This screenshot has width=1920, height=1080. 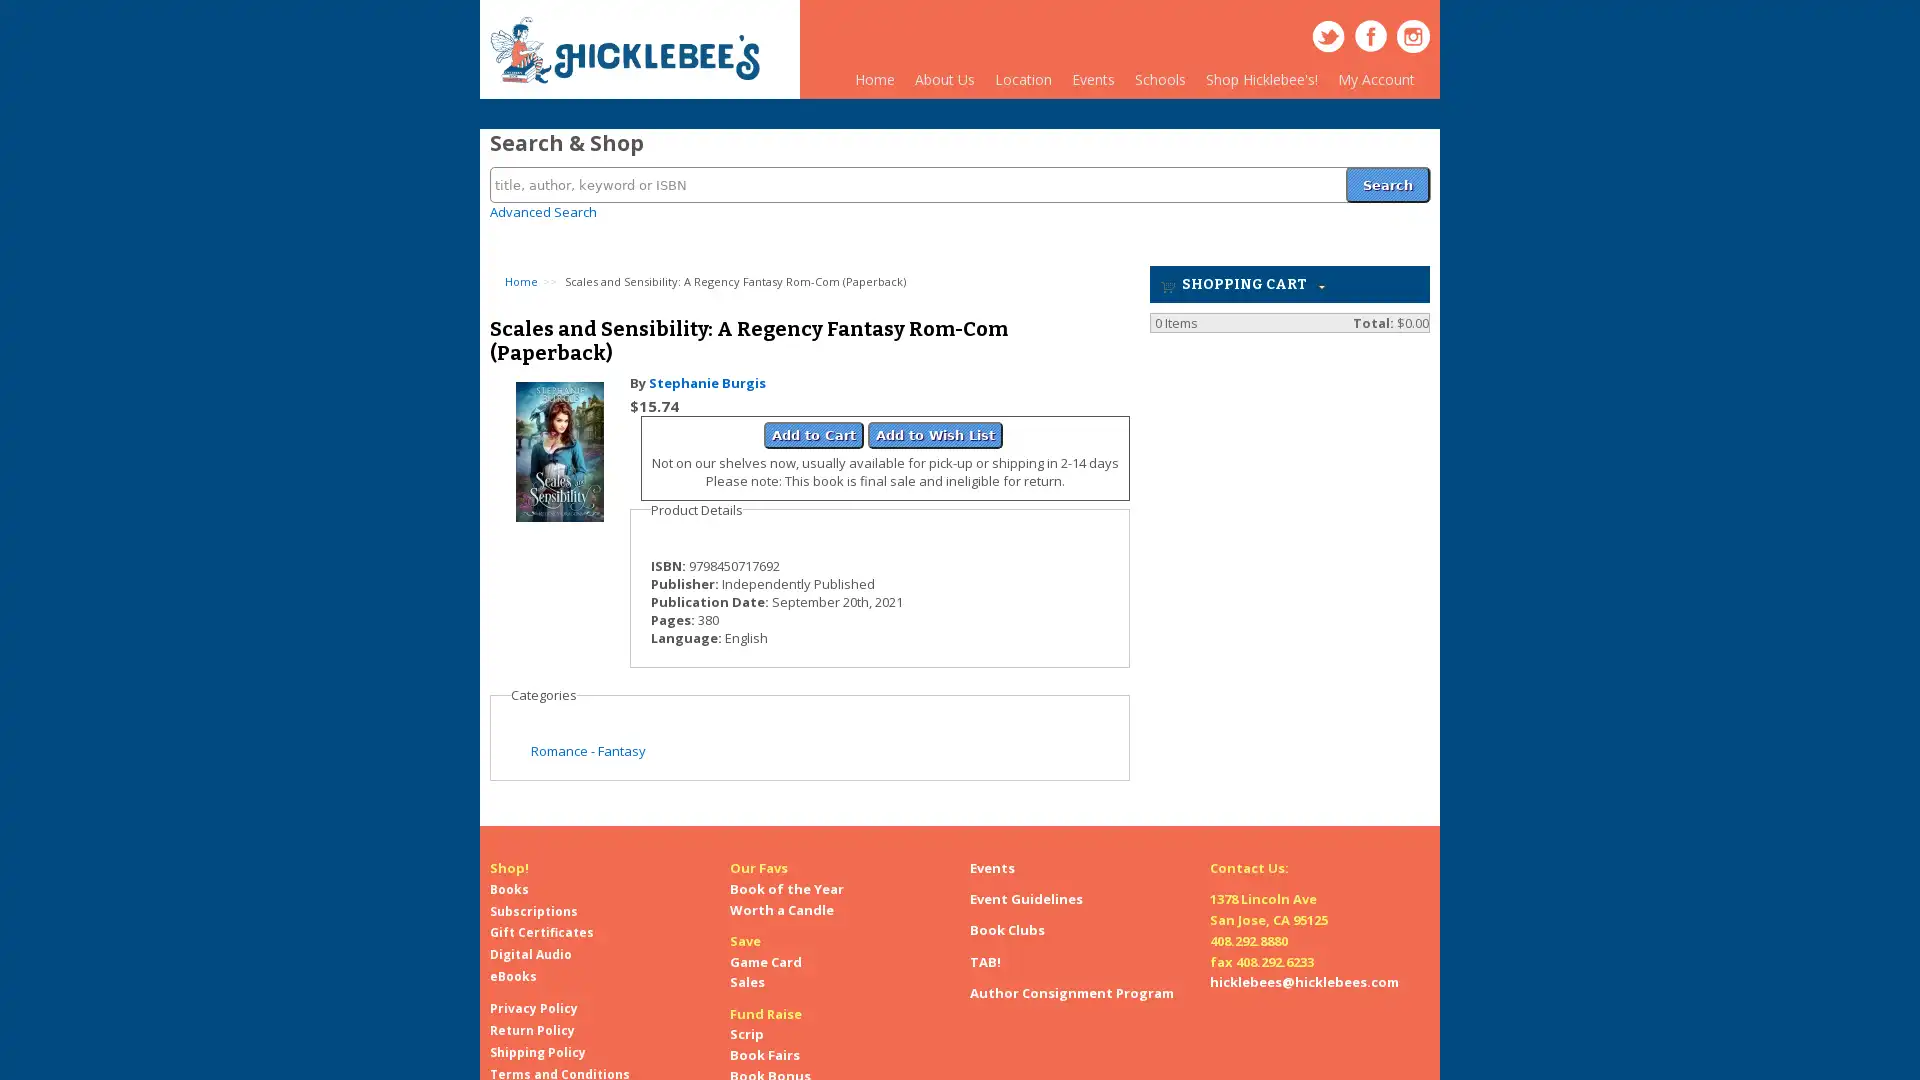 I want to click on Add to Wish List, so click(x=934, y=422).